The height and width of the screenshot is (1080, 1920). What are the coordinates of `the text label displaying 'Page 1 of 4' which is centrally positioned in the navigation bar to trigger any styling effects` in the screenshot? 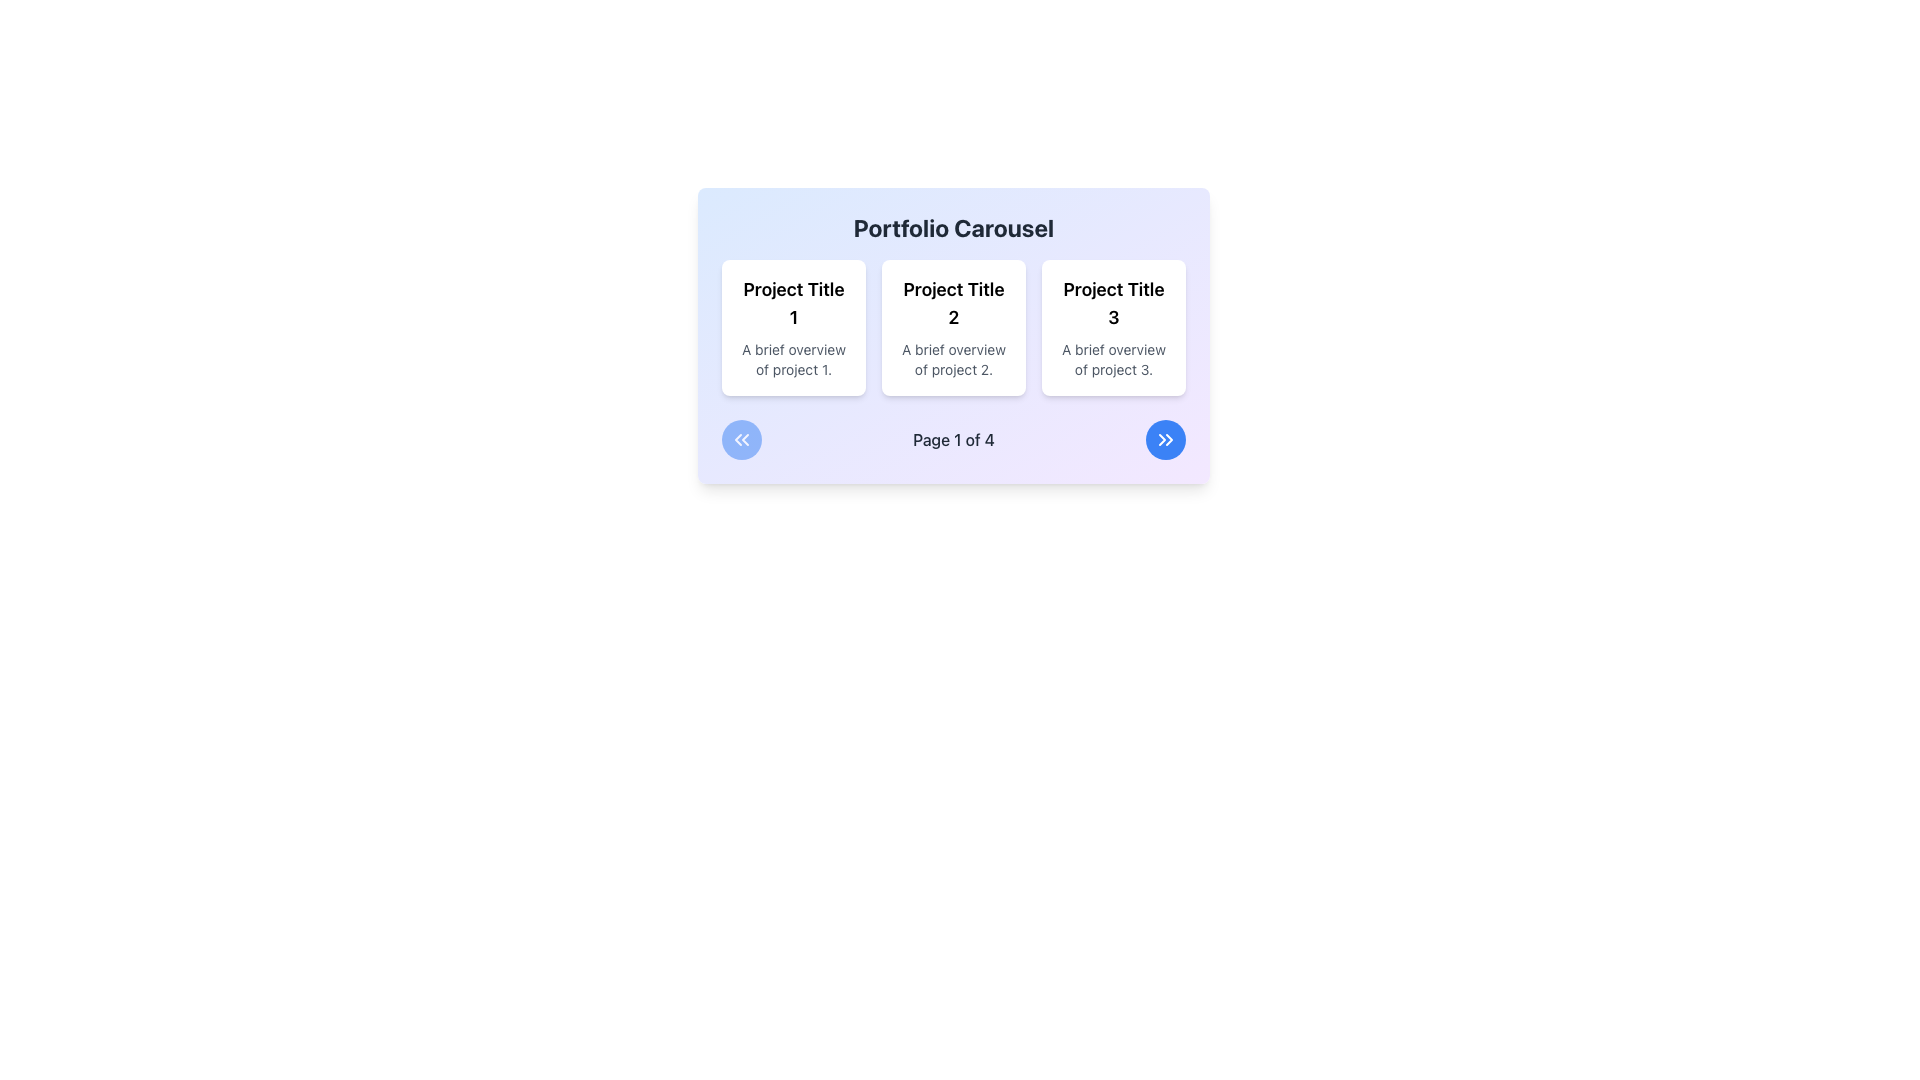 It's located at (953, 438).